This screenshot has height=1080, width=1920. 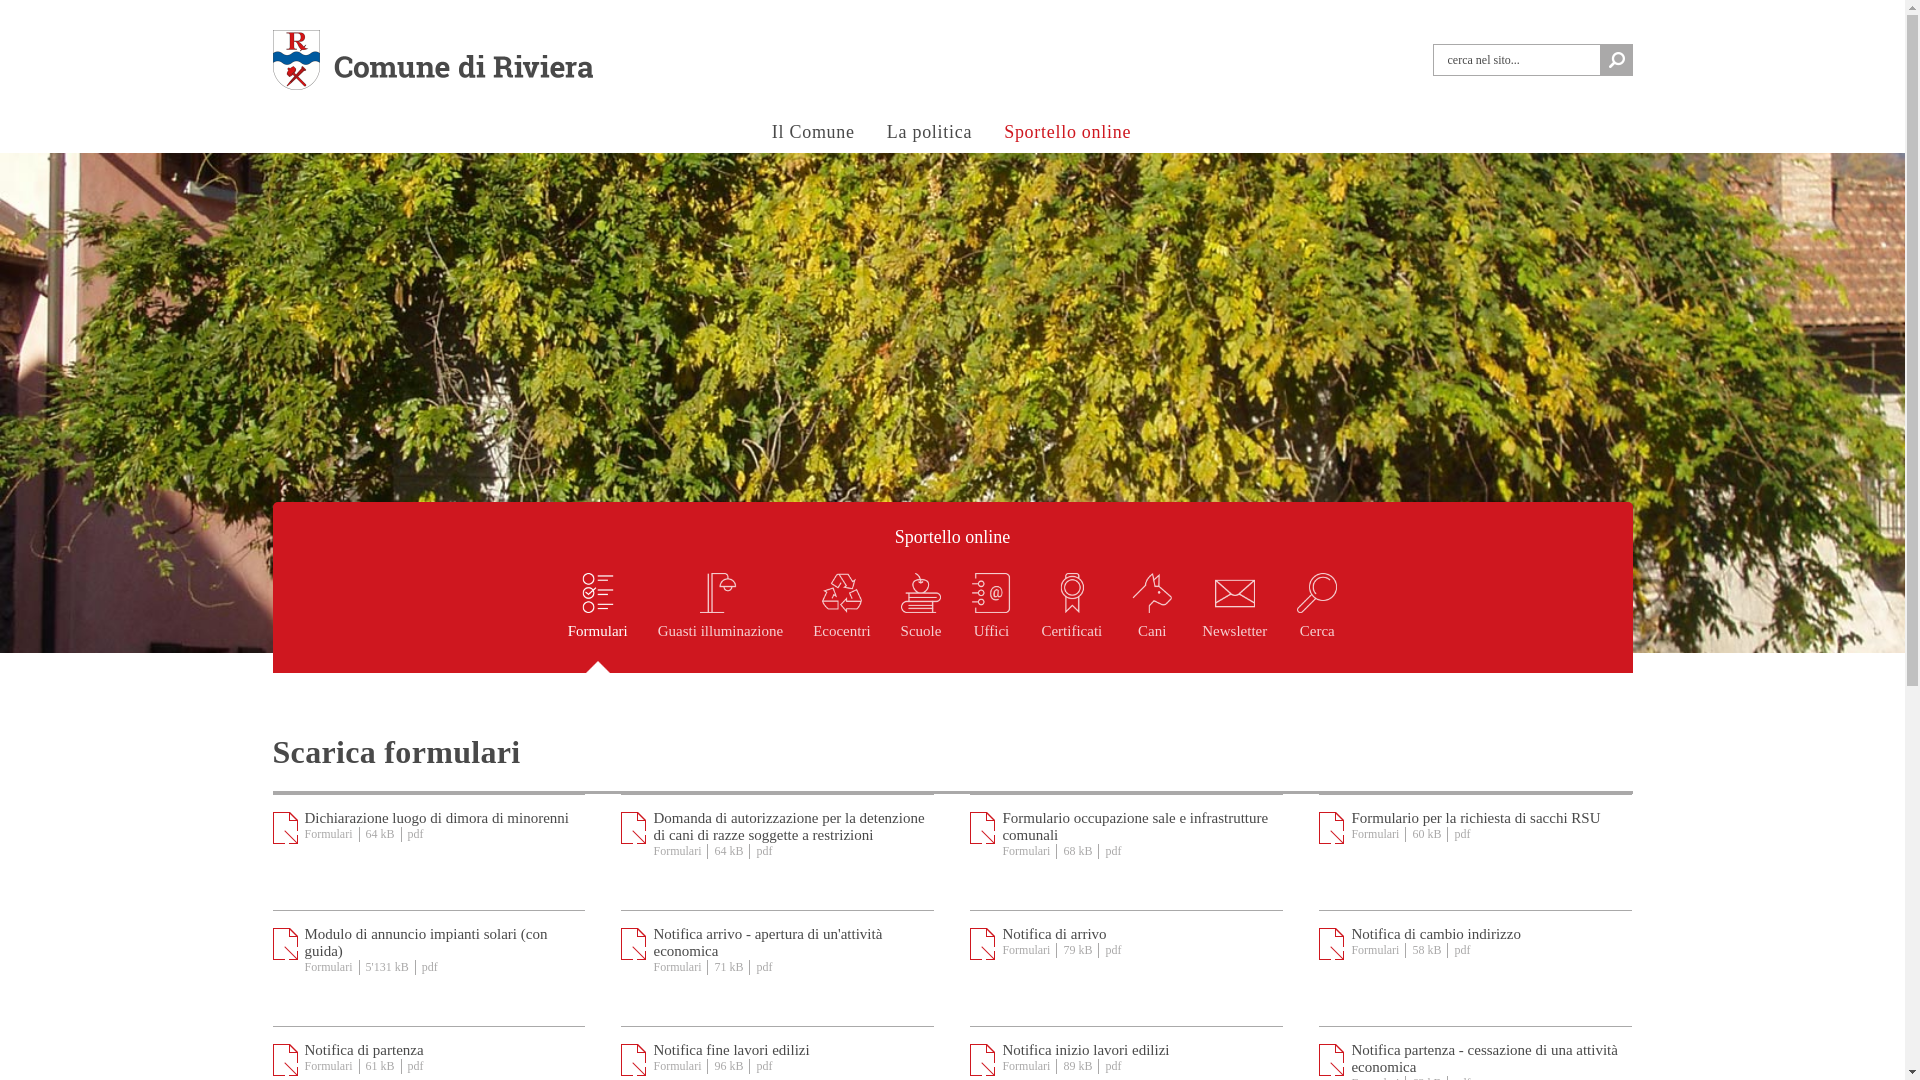 I want to click on 'Ecocentri', so click(x=841, y=622).